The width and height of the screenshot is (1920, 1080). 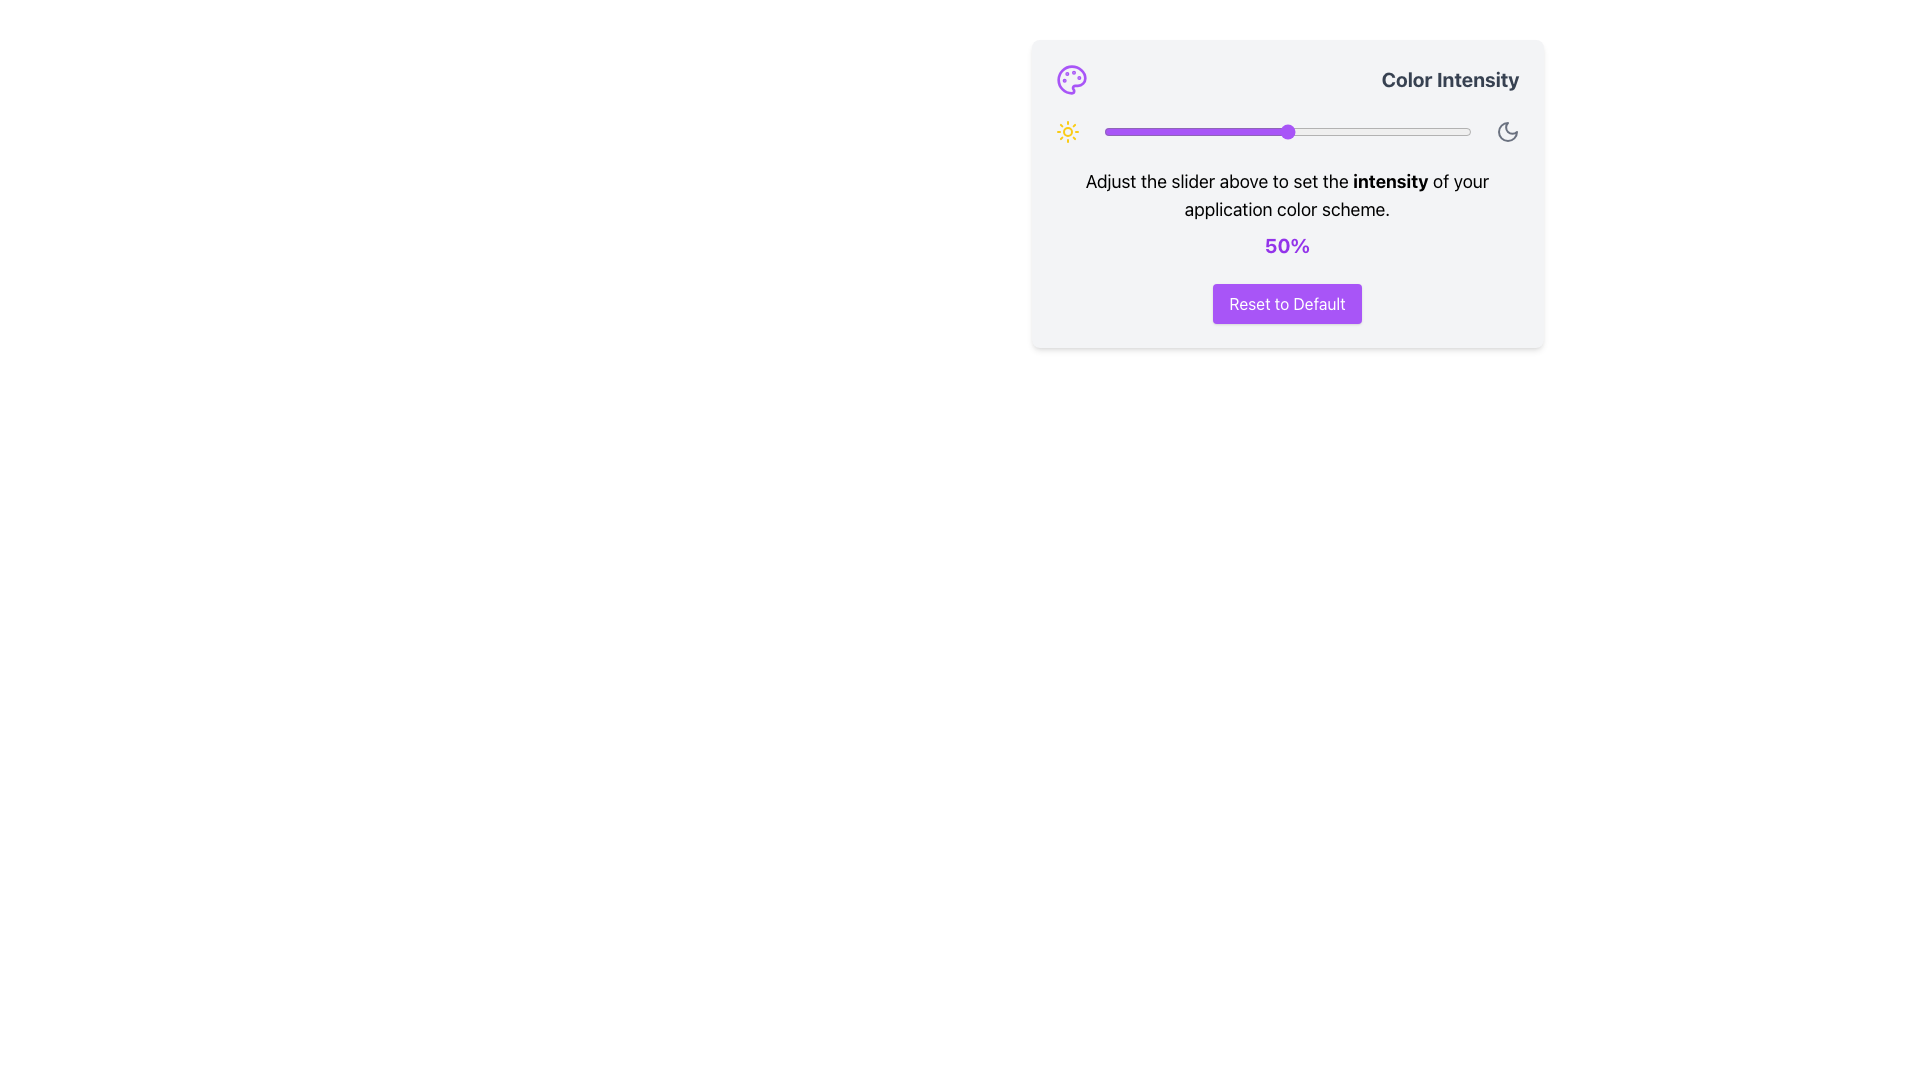 What do you see at coordinates (1209, 131) in the screenshot?
I see `the color intensity slider` at bounding box center [1209, 131].